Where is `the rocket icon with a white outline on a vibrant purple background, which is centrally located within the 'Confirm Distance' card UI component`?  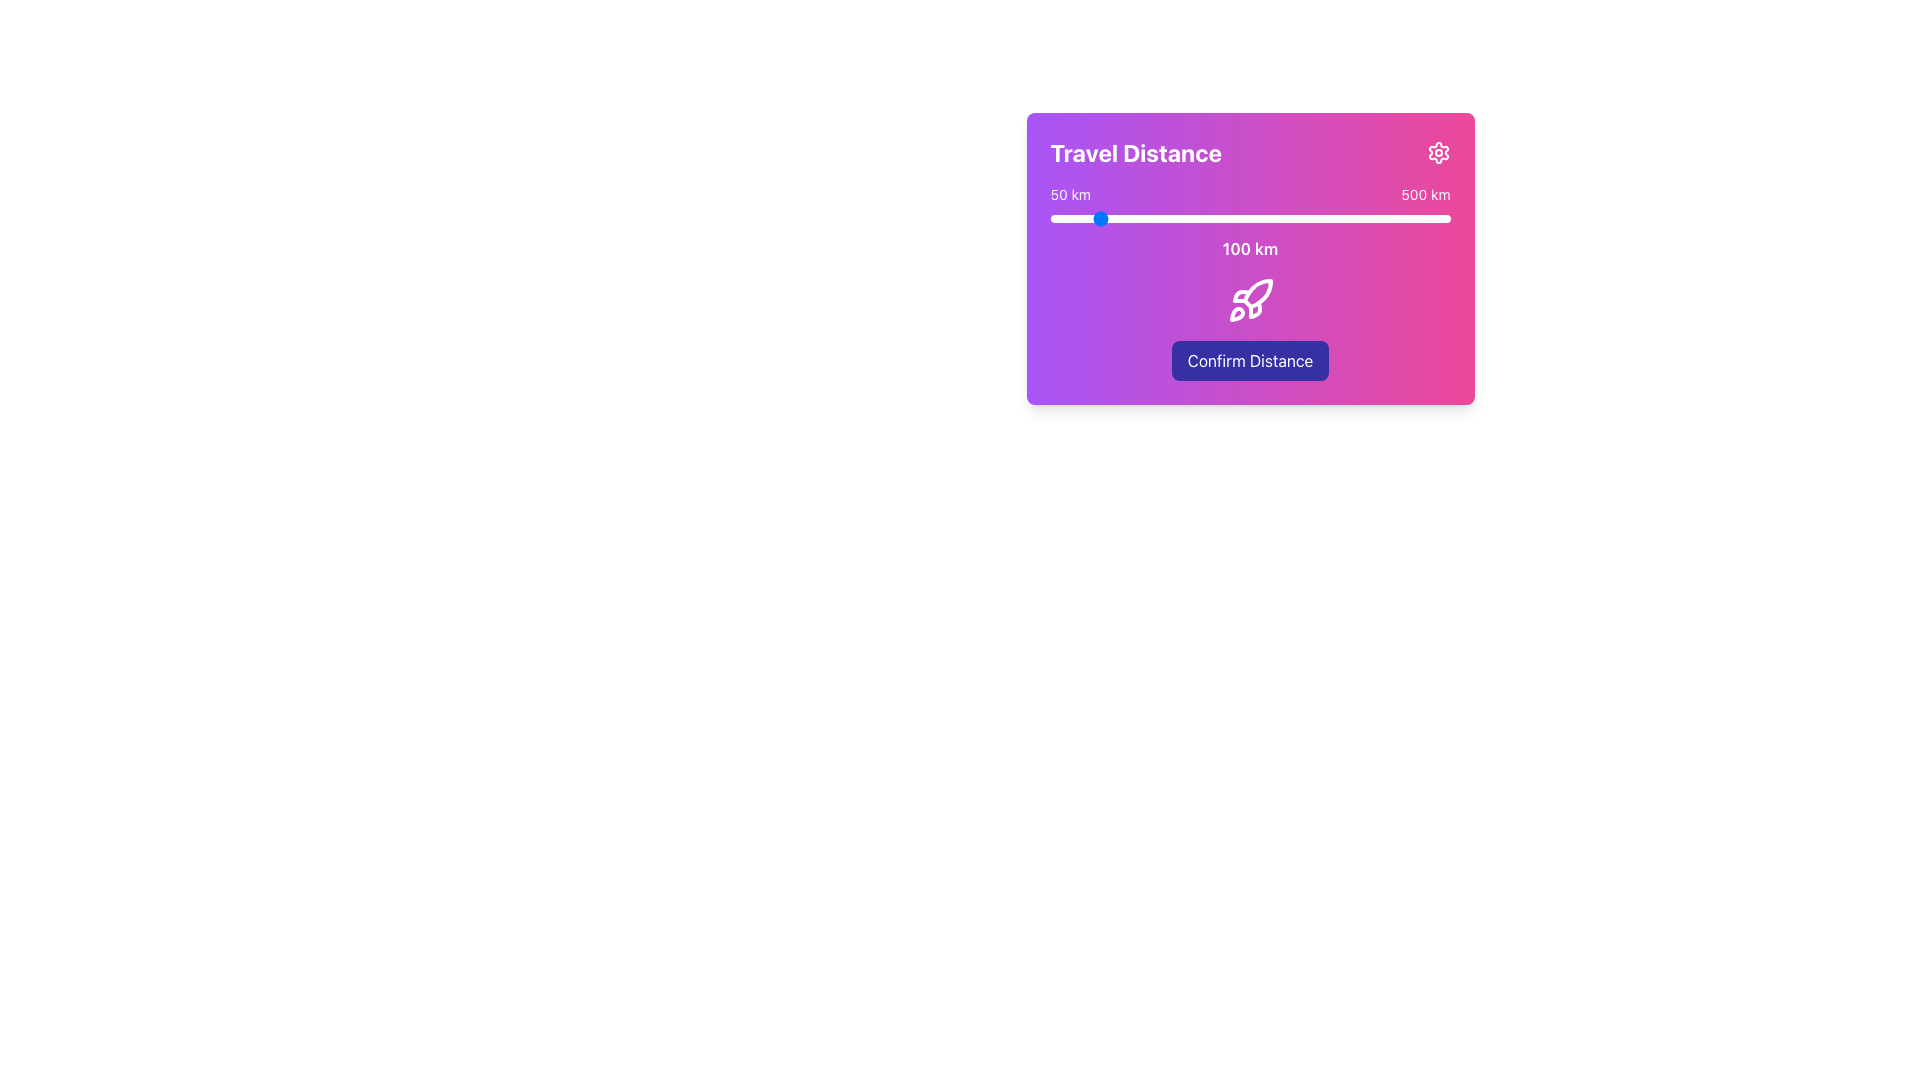
the rocket icon with a white outline on a vibrant purple background, which is centrally located within the 'Confirm Distance' card UI component is located at coordinates (1249, 300).